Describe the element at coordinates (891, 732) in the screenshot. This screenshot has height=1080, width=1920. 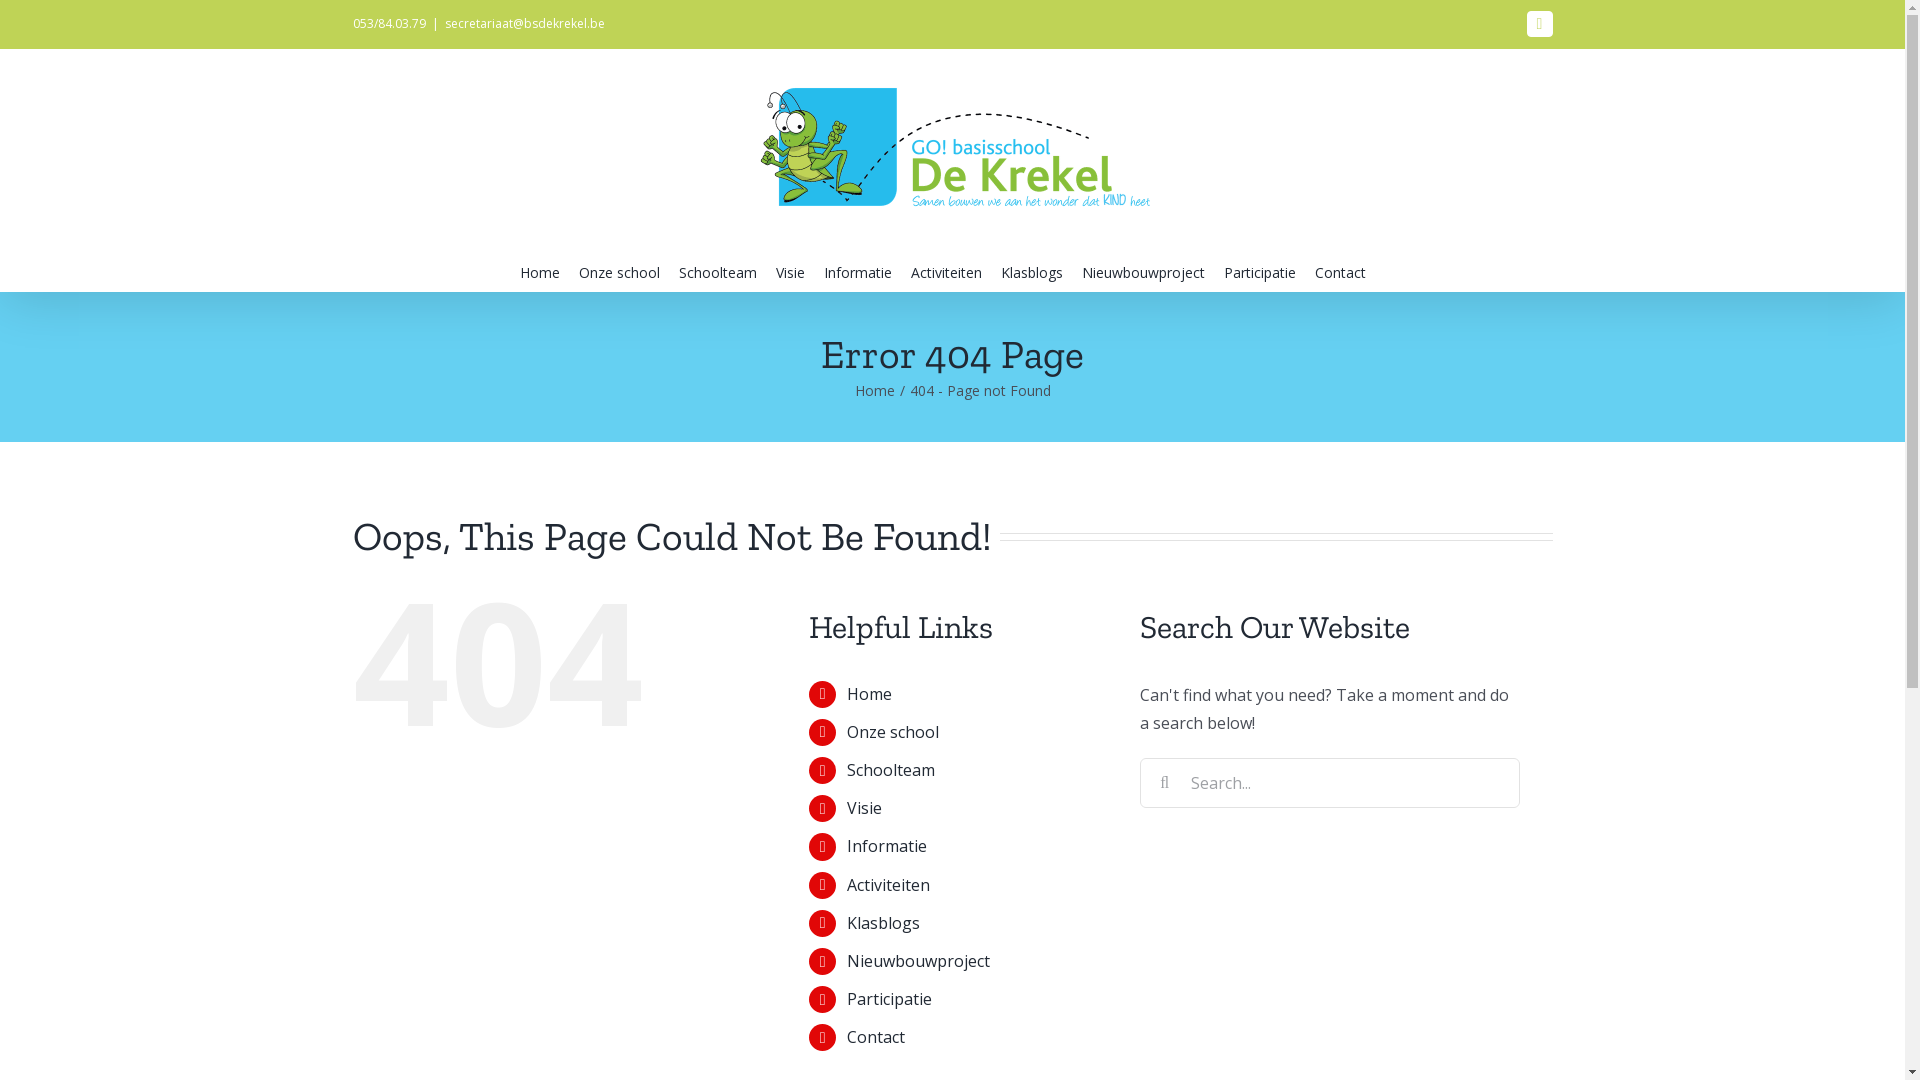
I see `'Onze school'` at that location.